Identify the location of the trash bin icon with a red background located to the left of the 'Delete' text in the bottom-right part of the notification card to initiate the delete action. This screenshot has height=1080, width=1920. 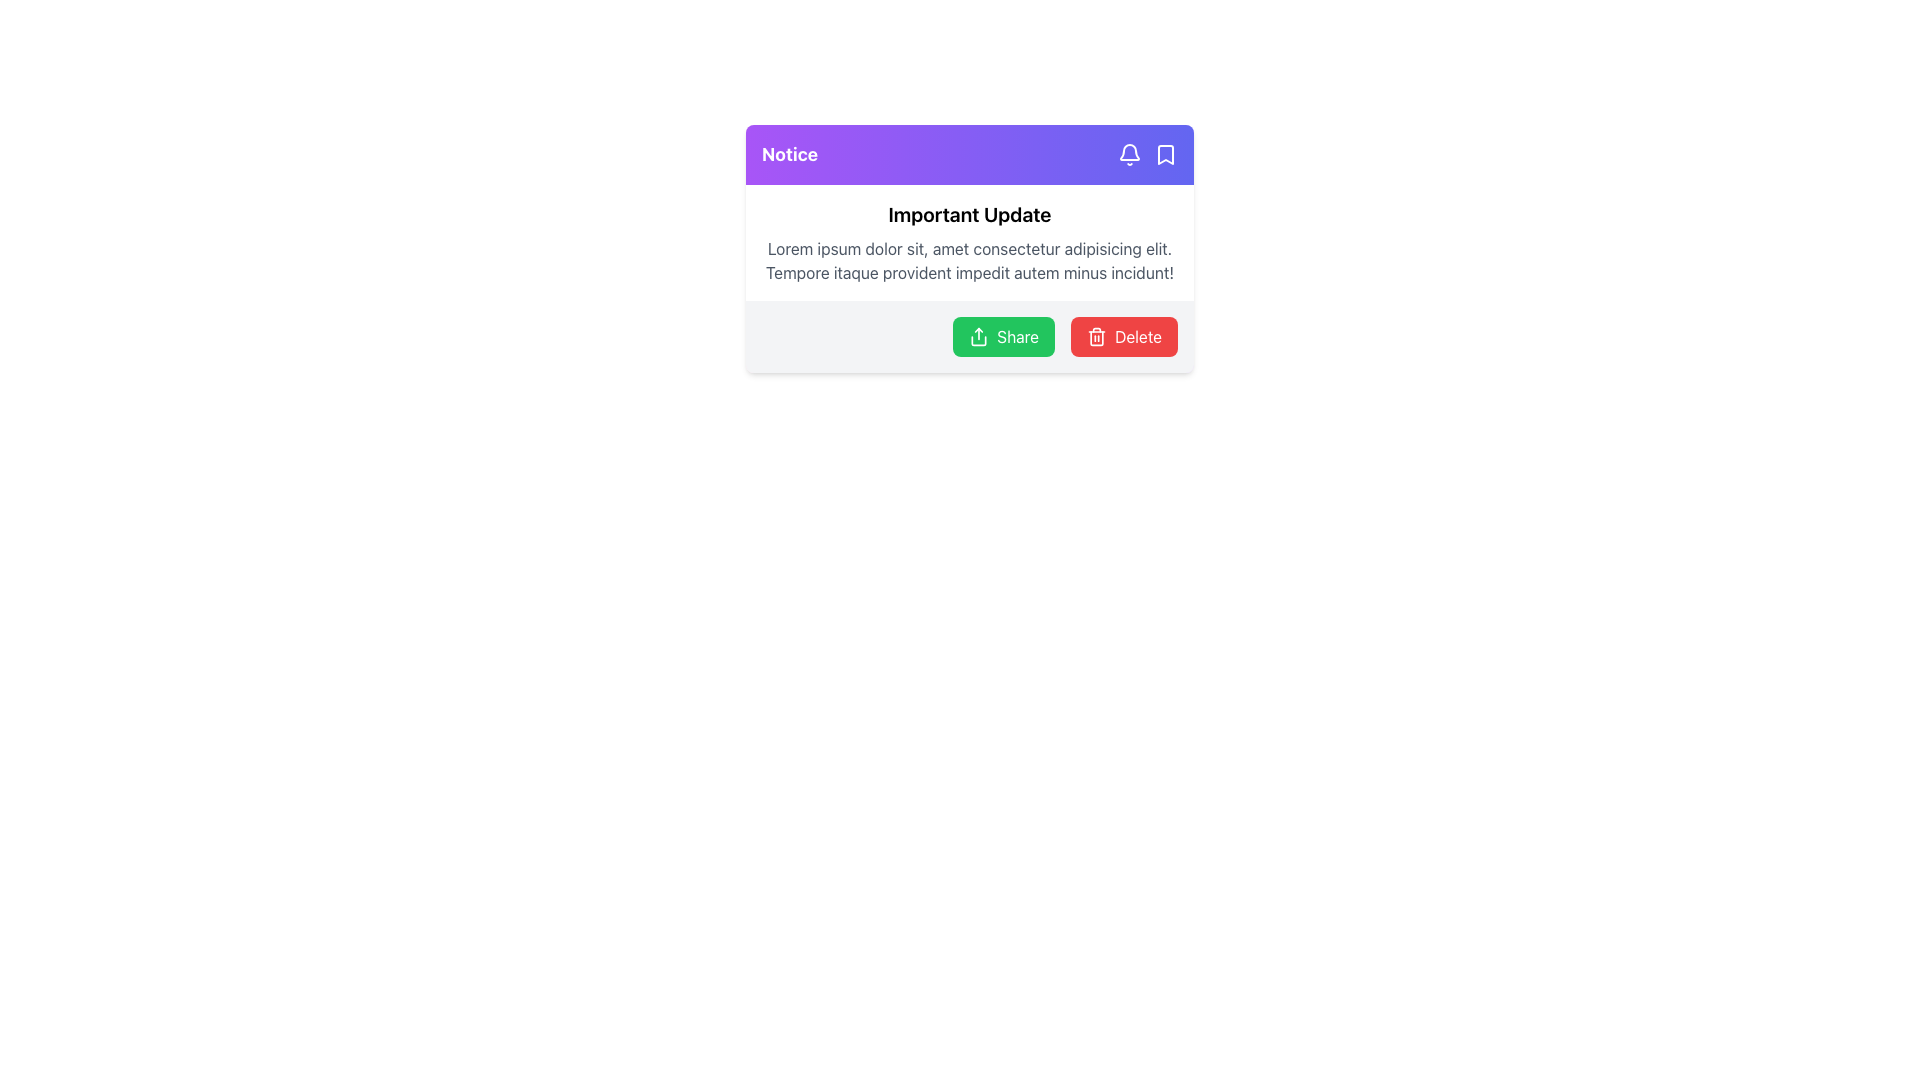
(1096, 335).